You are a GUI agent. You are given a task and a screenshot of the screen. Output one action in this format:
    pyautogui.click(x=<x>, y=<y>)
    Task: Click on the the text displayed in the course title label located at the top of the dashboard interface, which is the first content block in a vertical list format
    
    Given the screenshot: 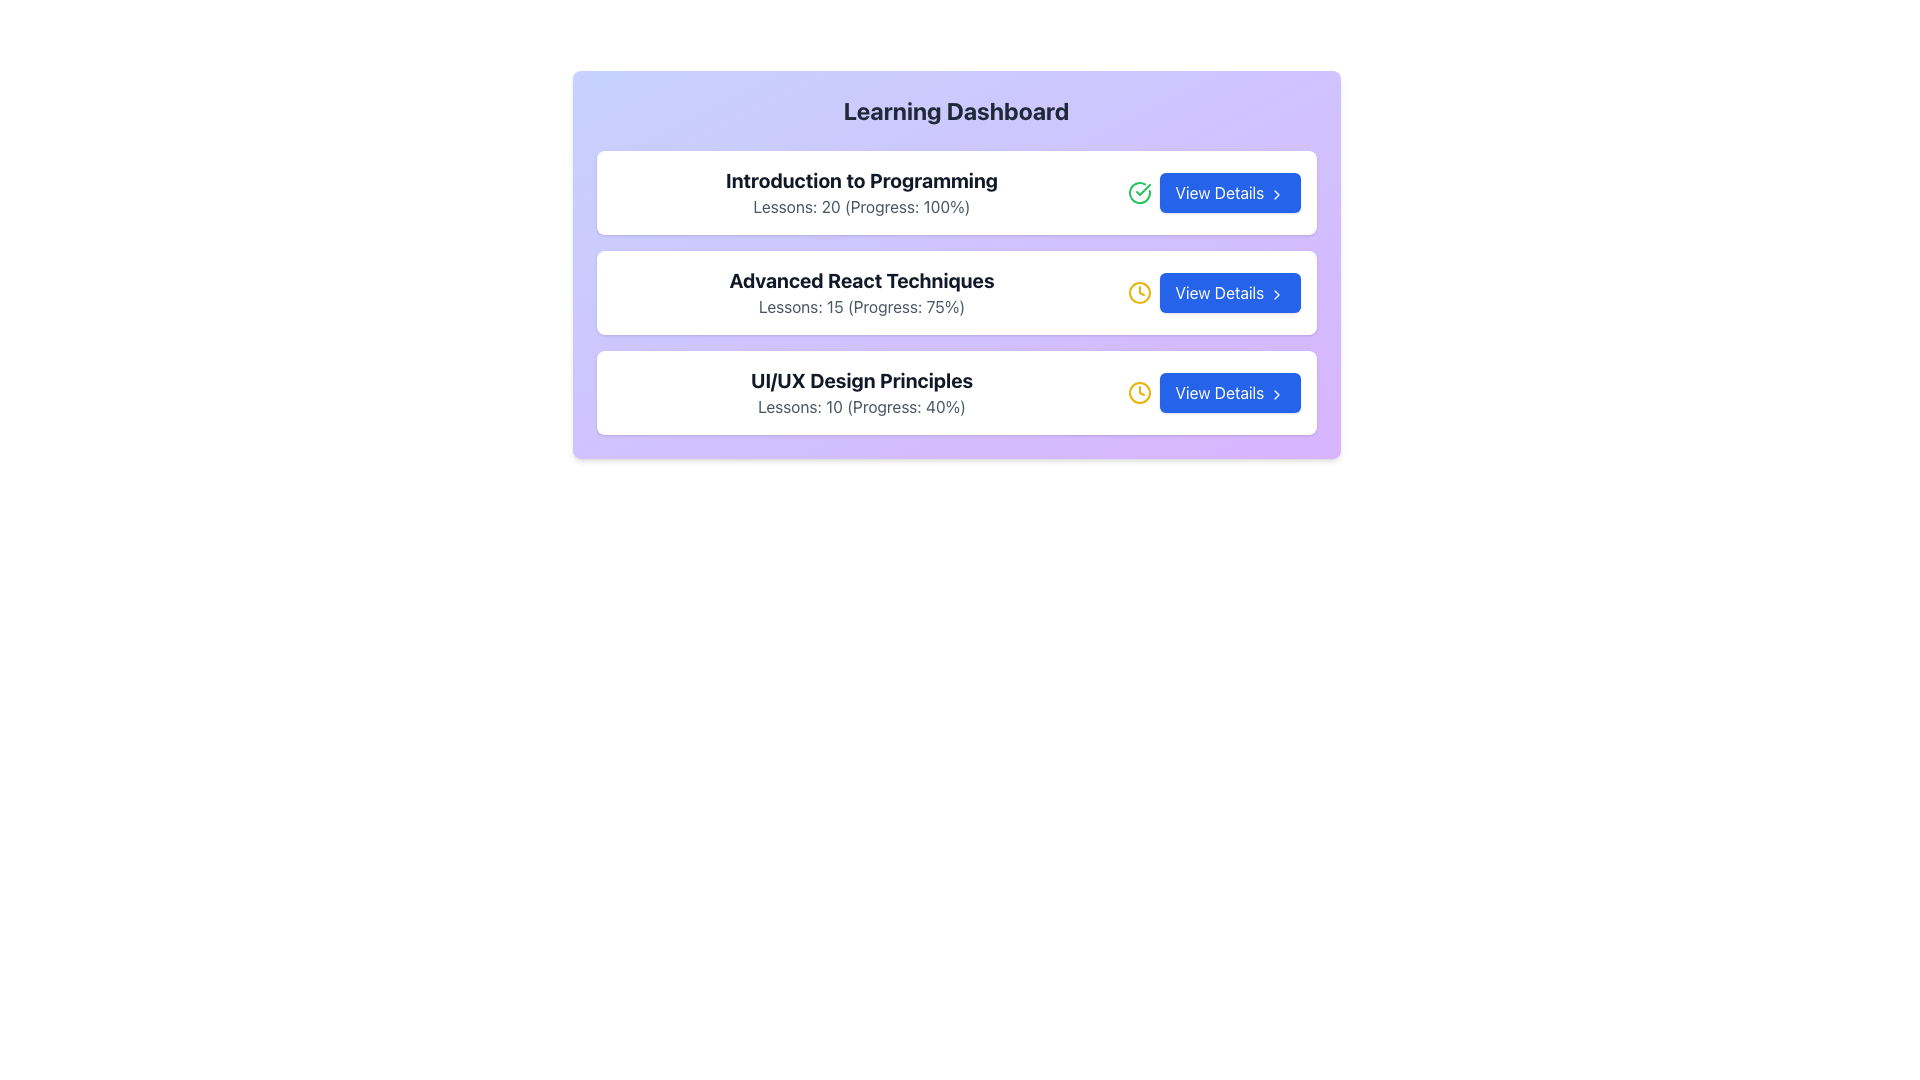 What is the action you would take?
    pyautogui.click(x=862, y=181)
    